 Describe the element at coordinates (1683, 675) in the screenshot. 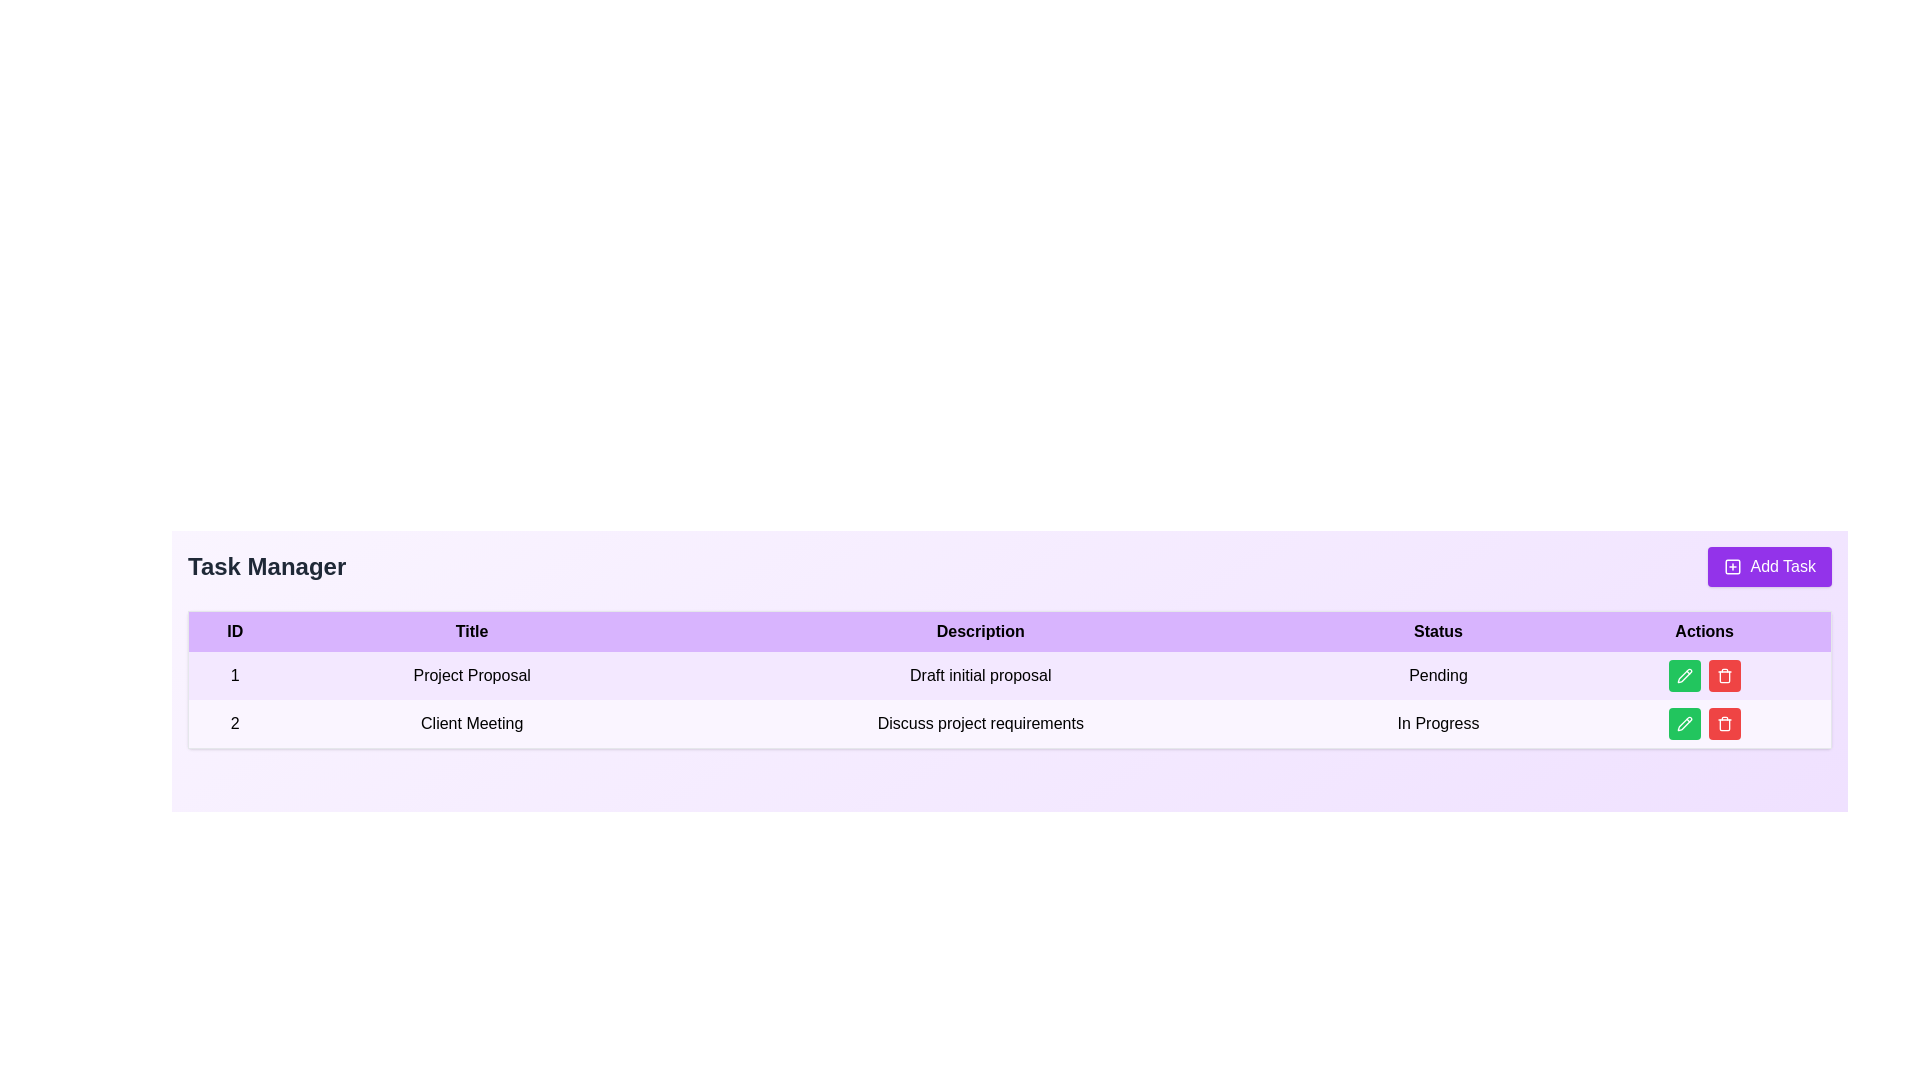

I see `the pencil icon within the green rounded button in the 'Actions' column of the second row corresponding to the task titled 'Client Meeting'` at that location.